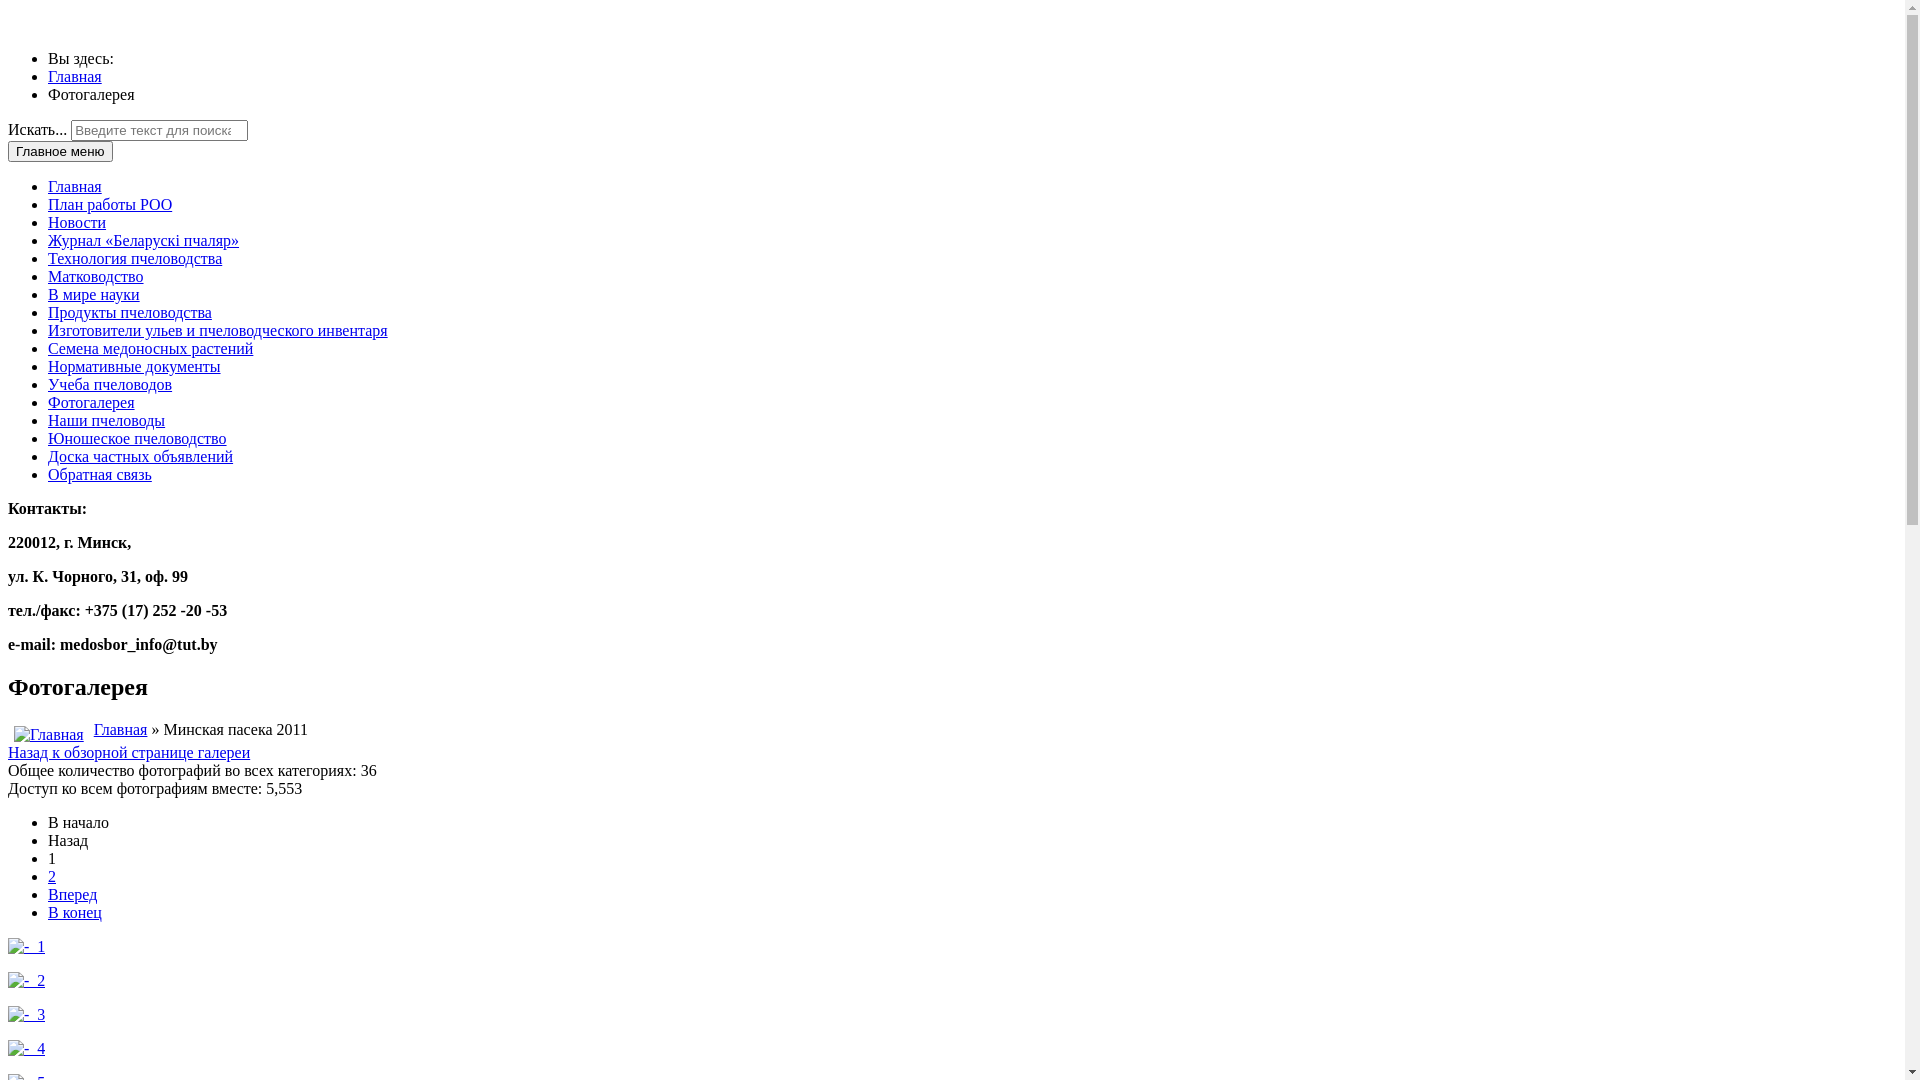 The width and height of the screenshot is (1920, 1080). Describe the element at coordinates (26, 945) in the screenshot. I see `'-_1'` at that location.